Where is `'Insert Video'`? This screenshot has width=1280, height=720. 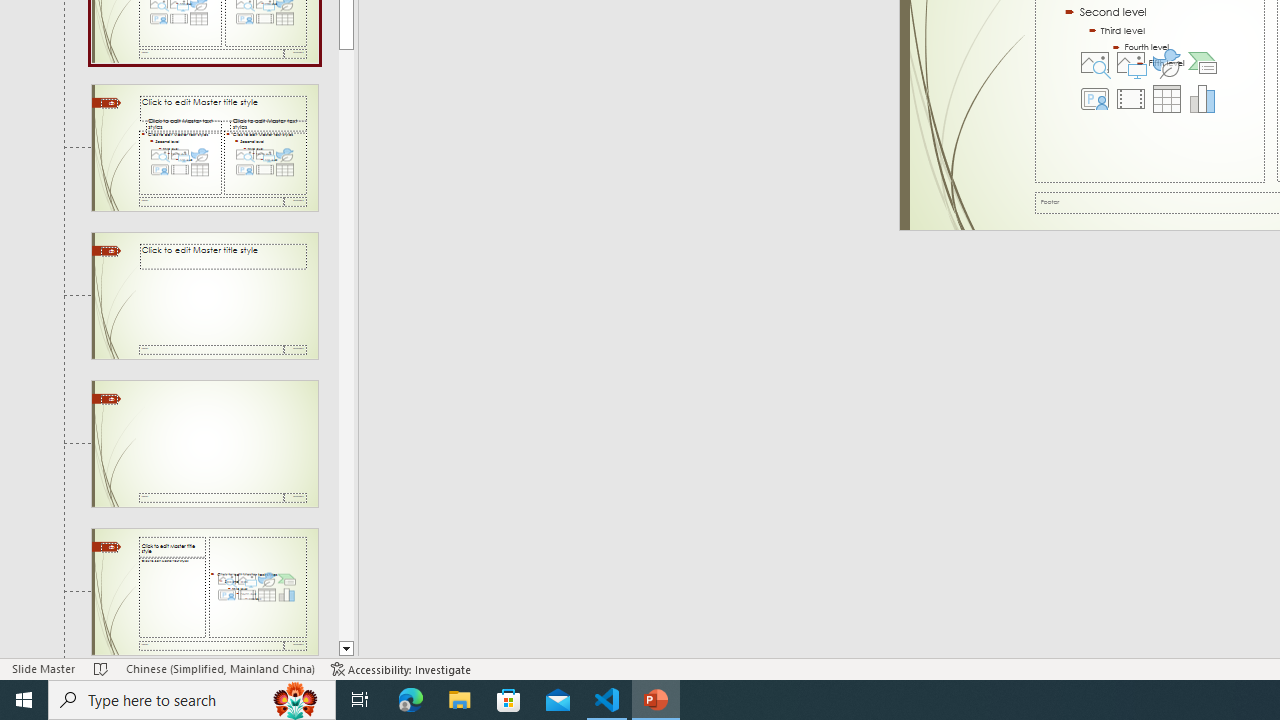
'Insert Video' is located at coordinates (1130, 99).